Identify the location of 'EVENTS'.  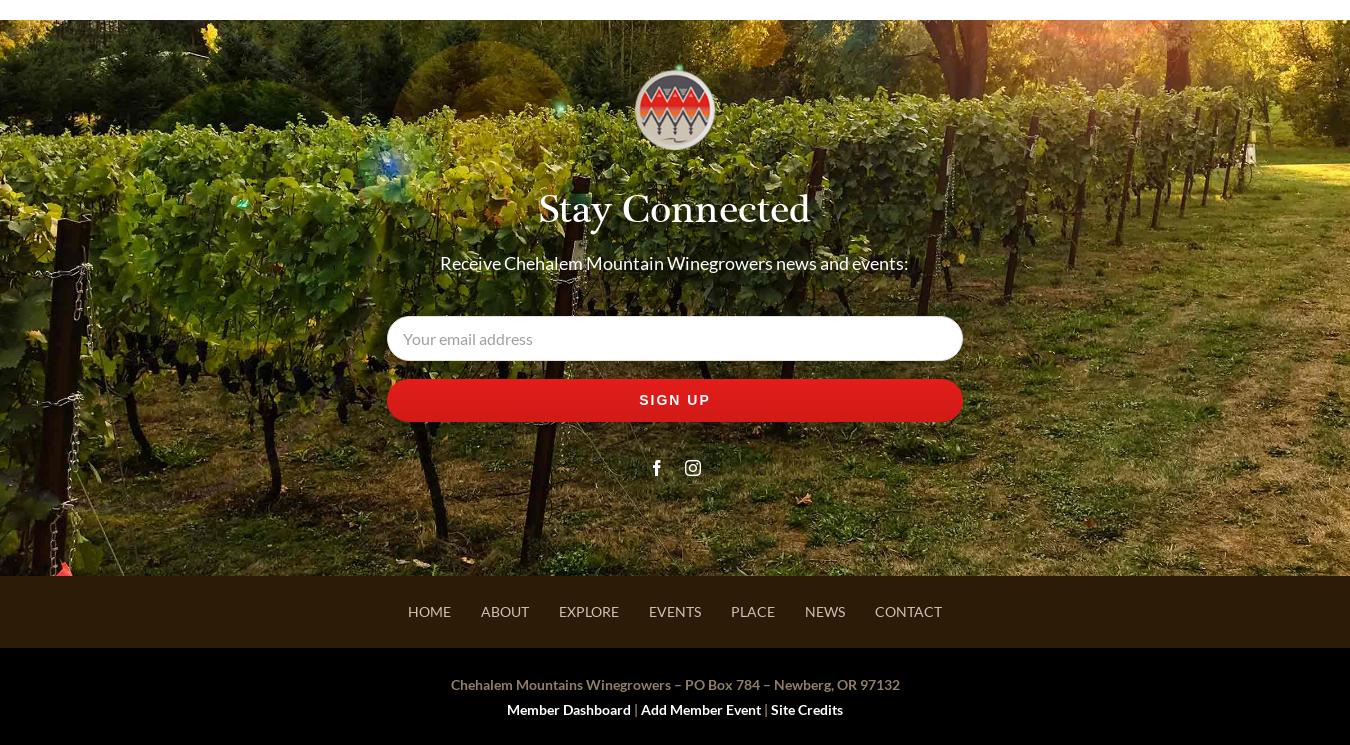
(675, 611).